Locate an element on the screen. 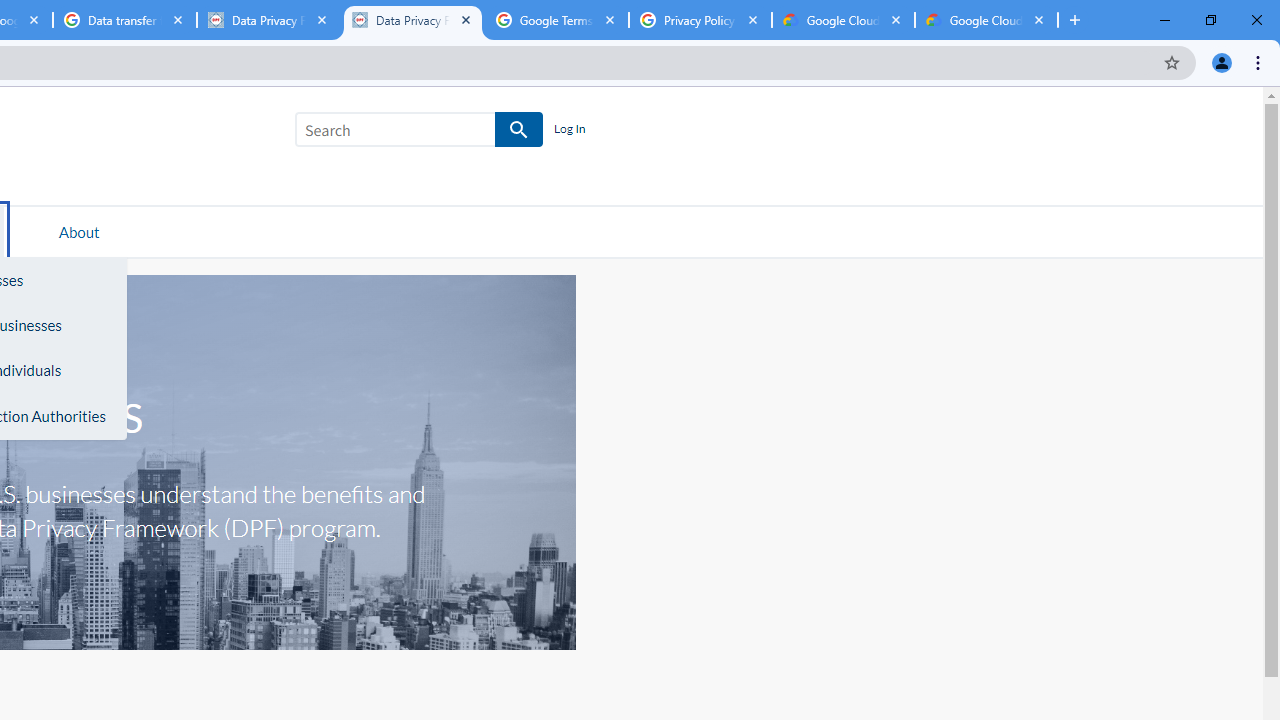  'Google Cloud Privacy Notice' is located at coordinates (843, 20).